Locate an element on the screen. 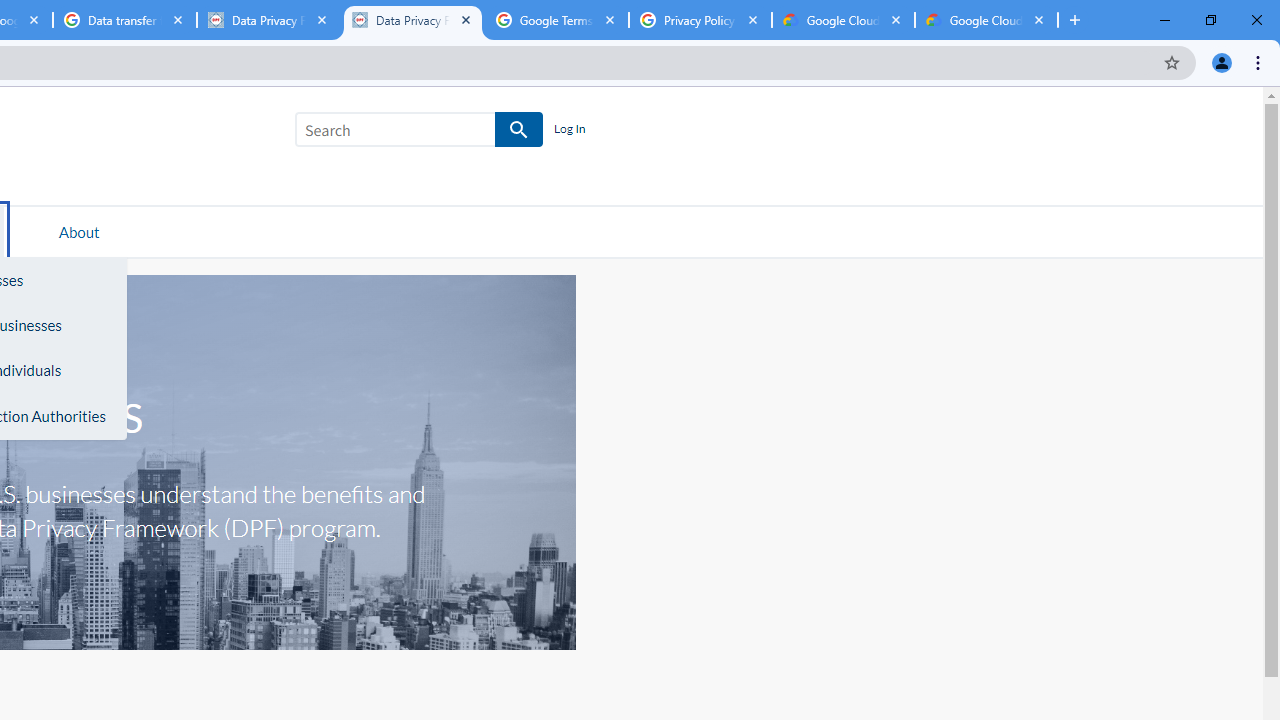  'Google Cloud Privacy Notice' is located at coordinates (843, 20).